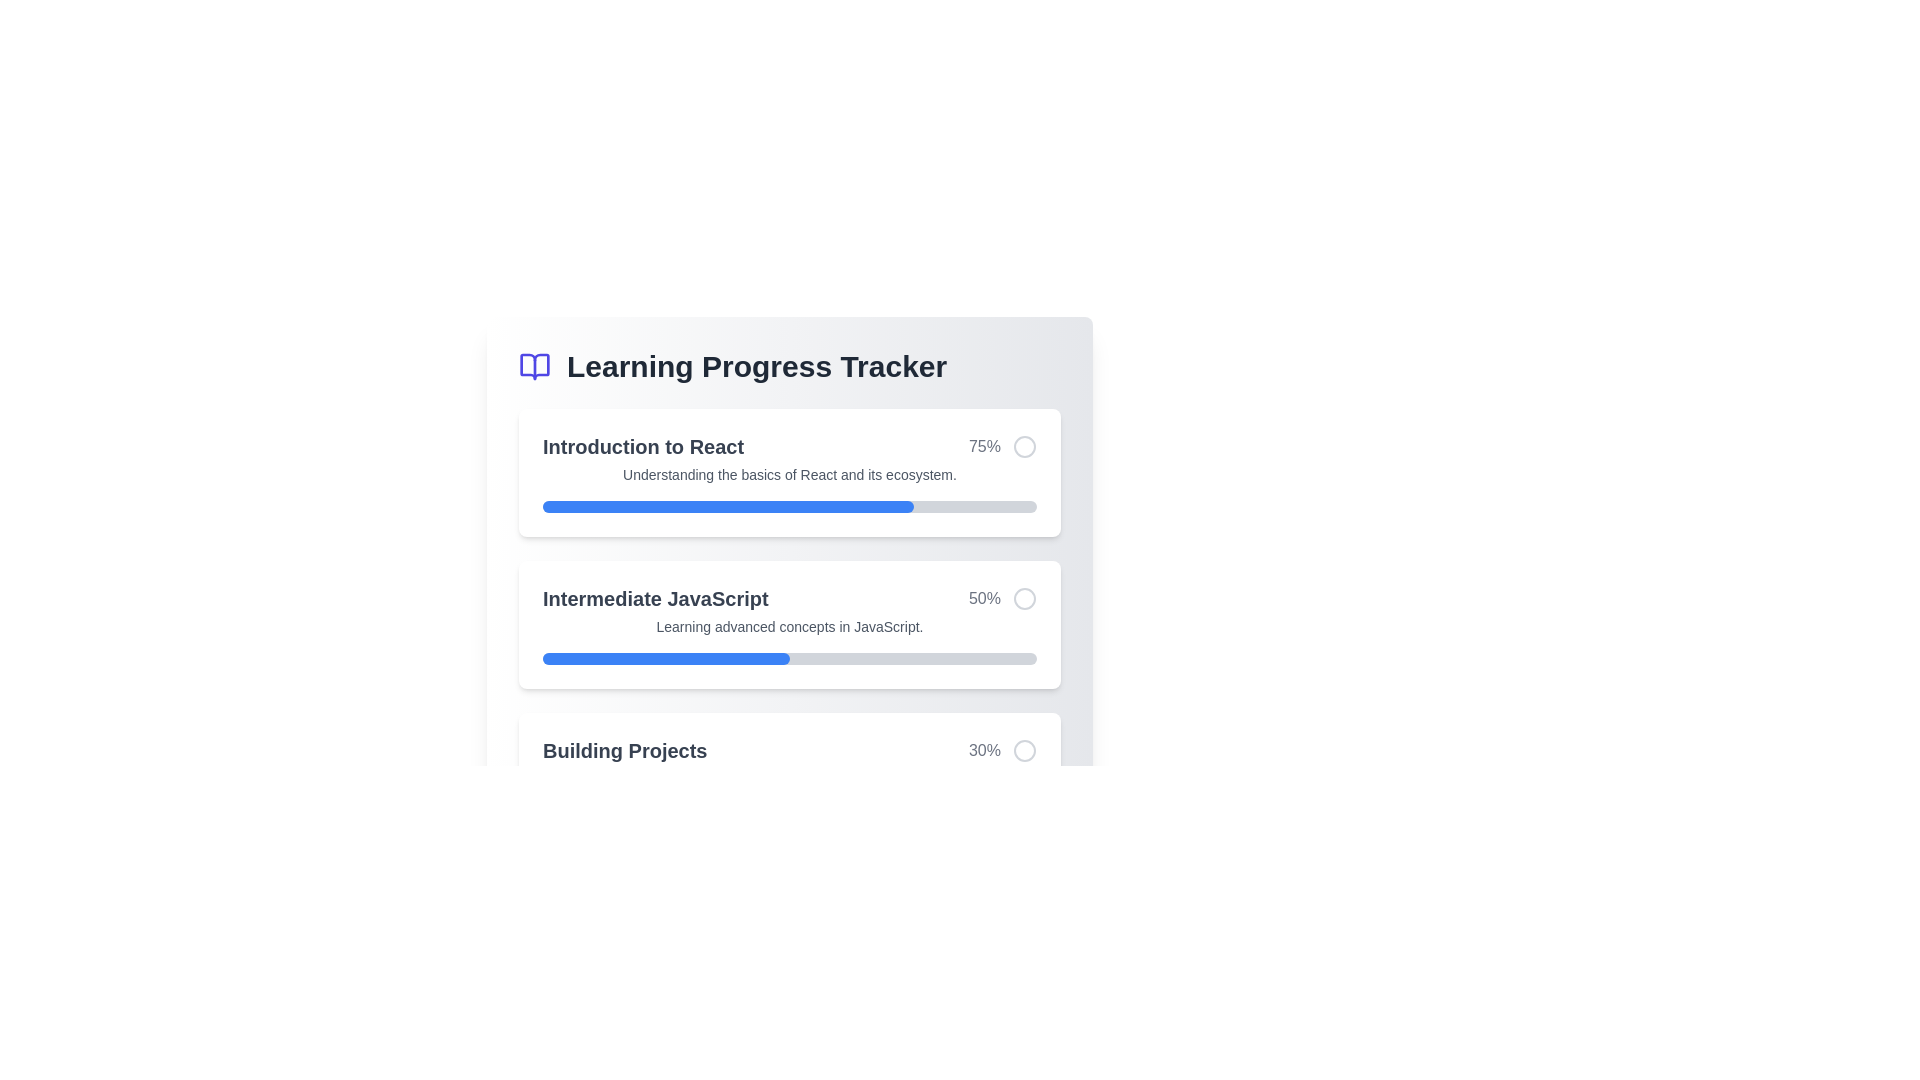  Describe the element at coordinates (1025, 446) in the screenshot. I see `the Circle icon that is part of the learning progress tracker, located to the right of the 'Introduction to React' progress tracker, aligning with the '75%' percentage value` at that location.